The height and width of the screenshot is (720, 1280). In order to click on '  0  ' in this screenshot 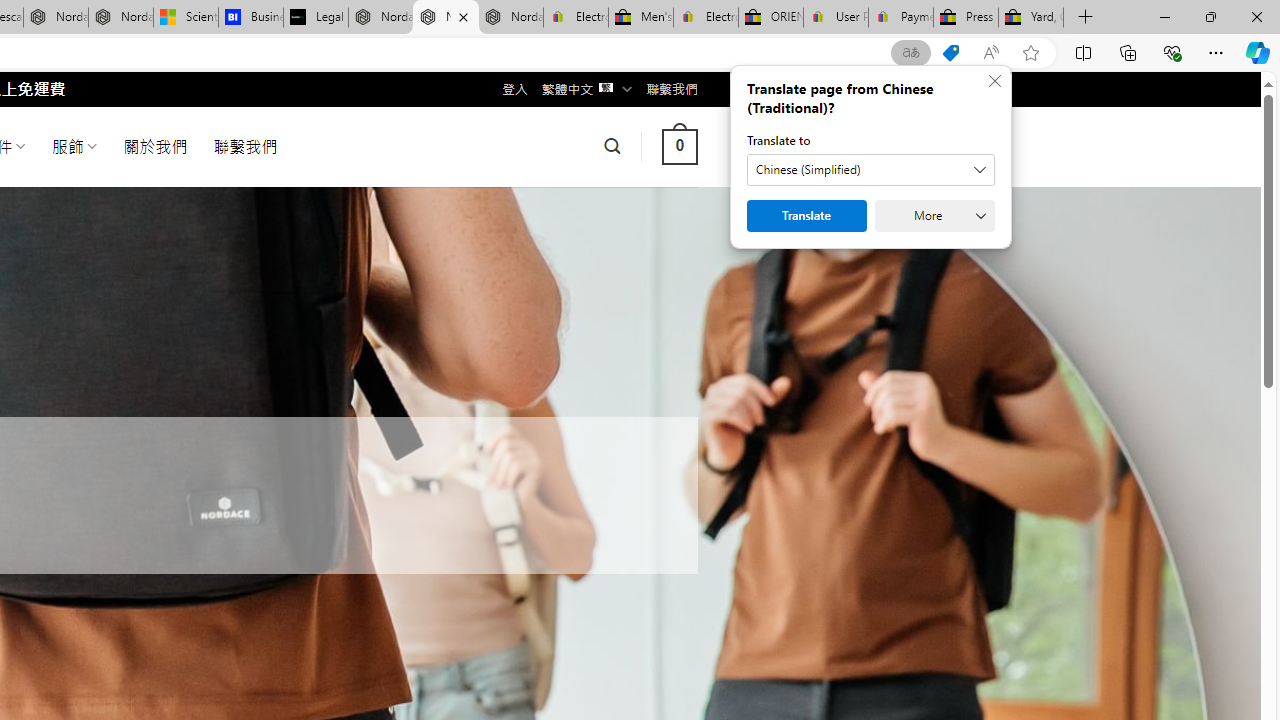, I will do `click(679, 145)`.